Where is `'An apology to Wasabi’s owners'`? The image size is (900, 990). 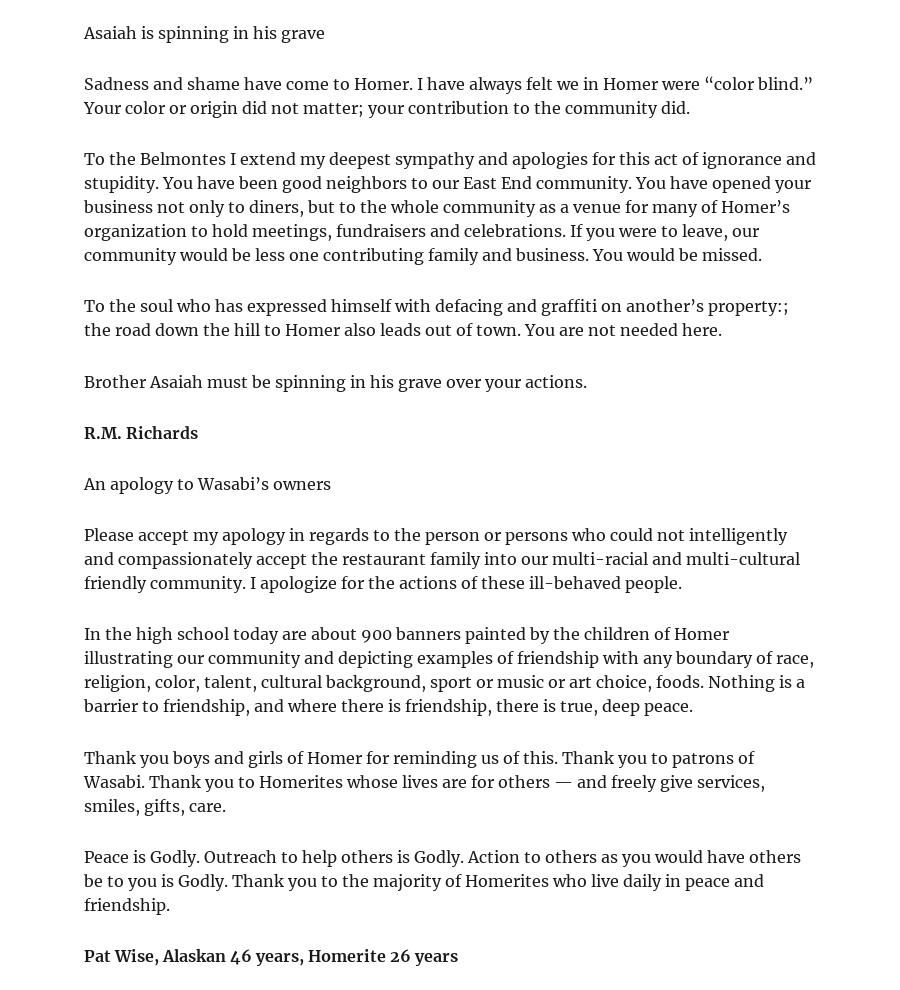 'An apology to Wasabi’s owners' is located at coordinates (207, 484).